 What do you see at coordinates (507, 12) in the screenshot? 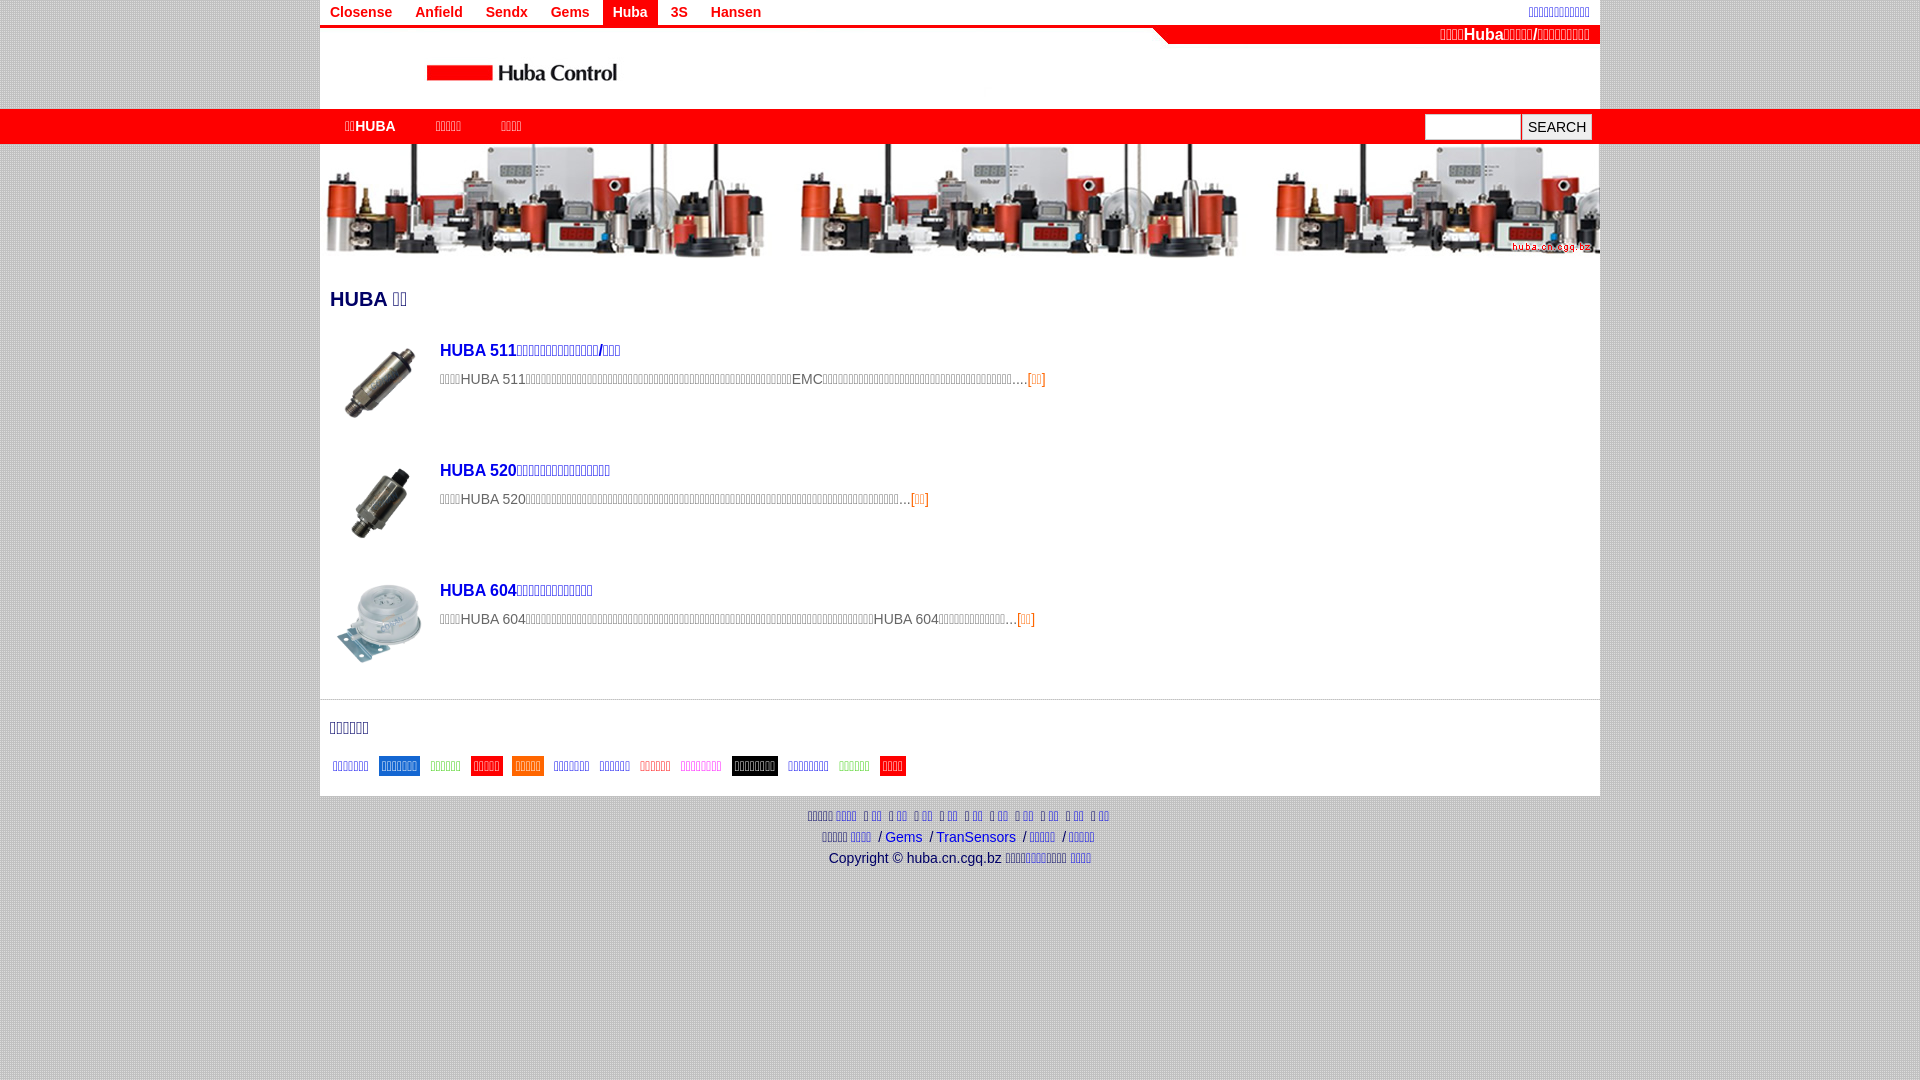
I see `'Sendx'` at bounding box center [507, 12].